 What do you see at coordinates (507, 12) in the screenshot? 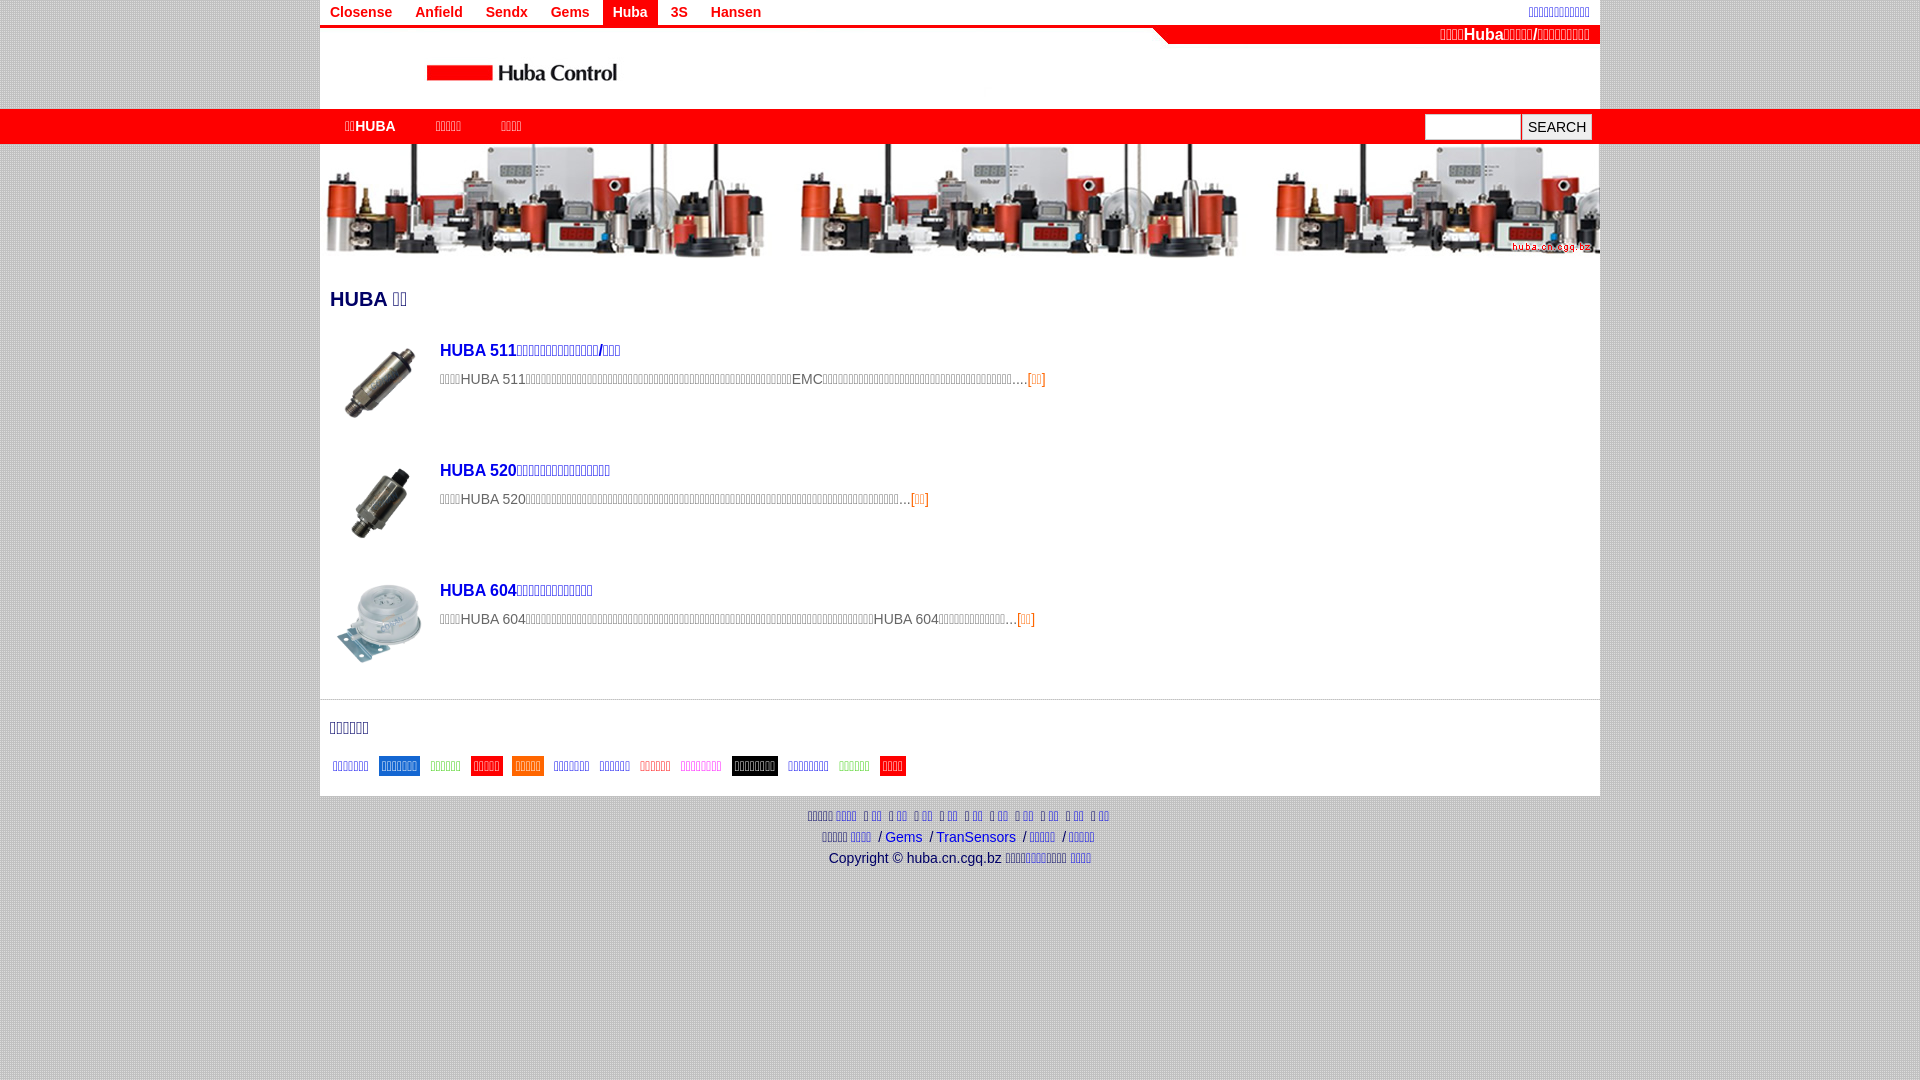
I see `'Sendx'` at bounding box center [507, 12].